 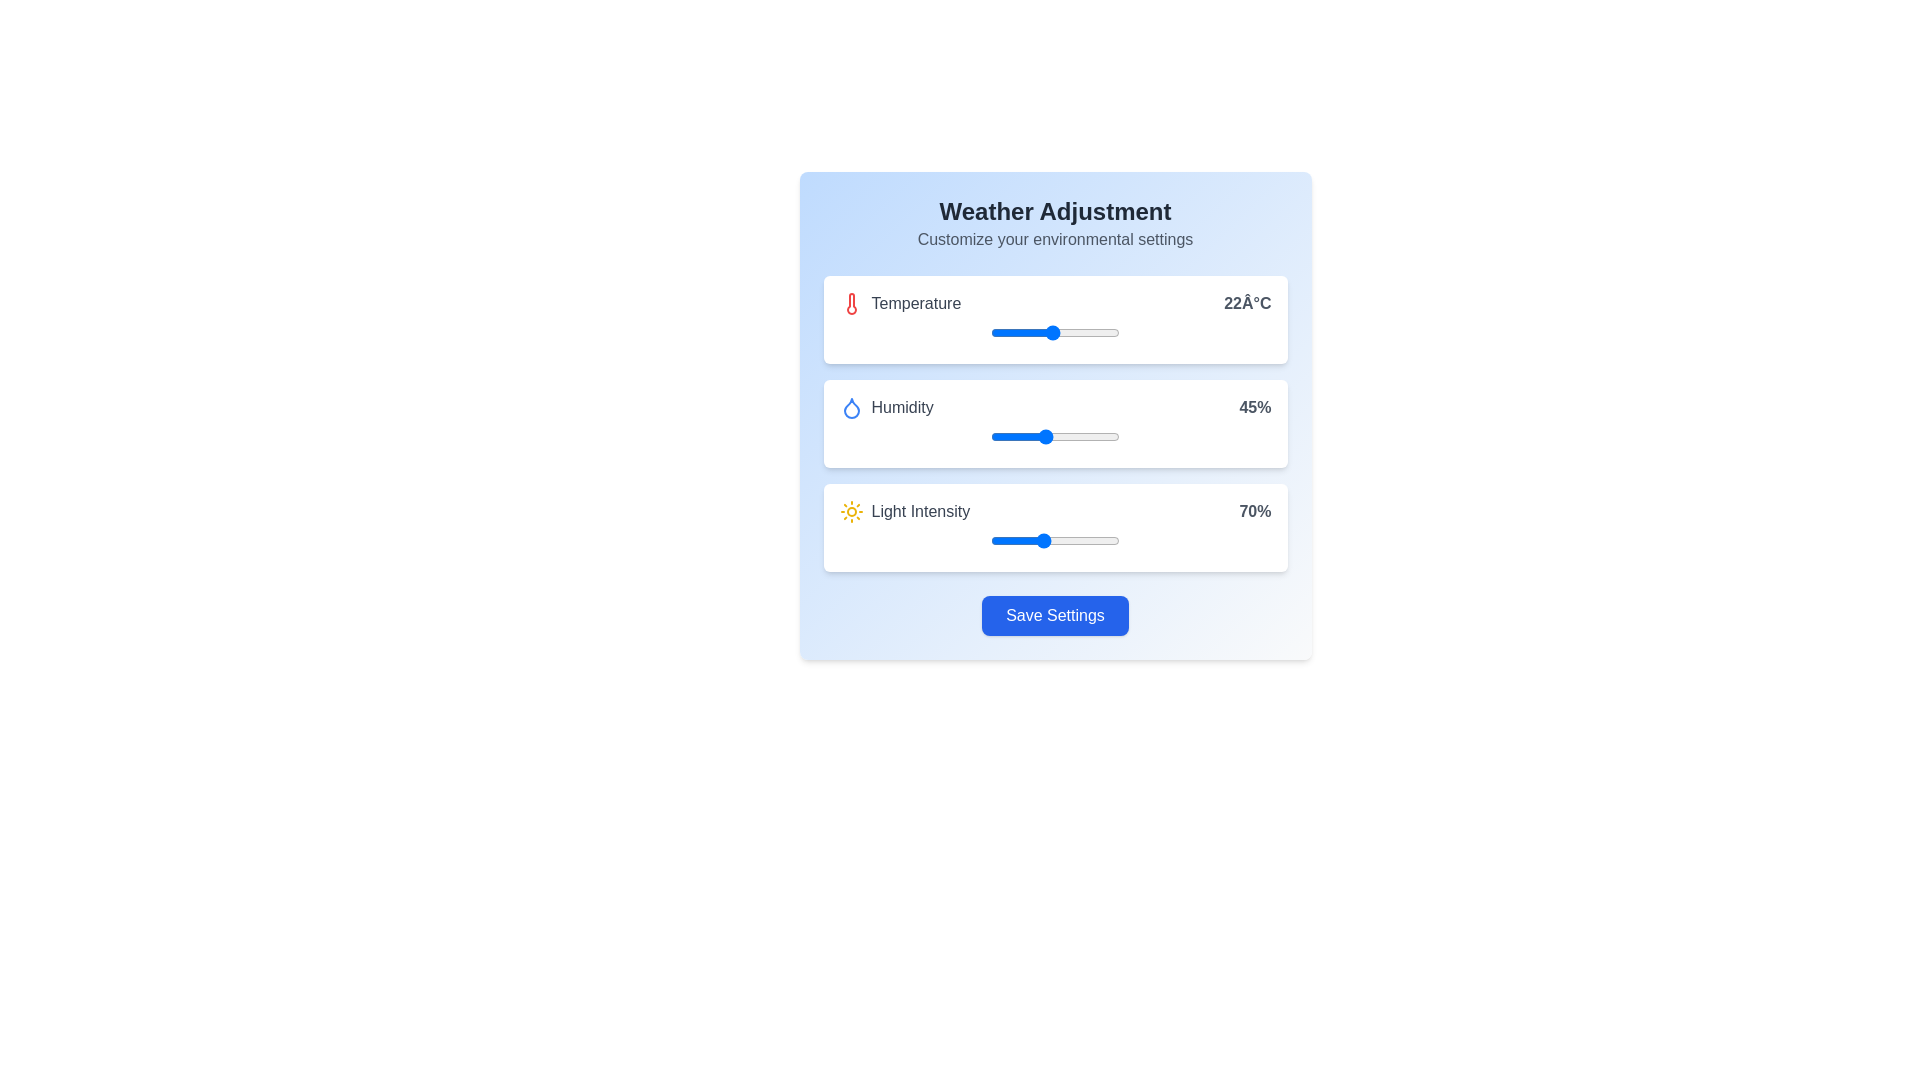 What do you see at coordinates (1054, 212) in the screenshot?
I see `the Text label (heading) that serves as the title for the card, located at the top-center of the card layout, above the 'Customize your environmental settings' text` at bounding box center [1054, 212].